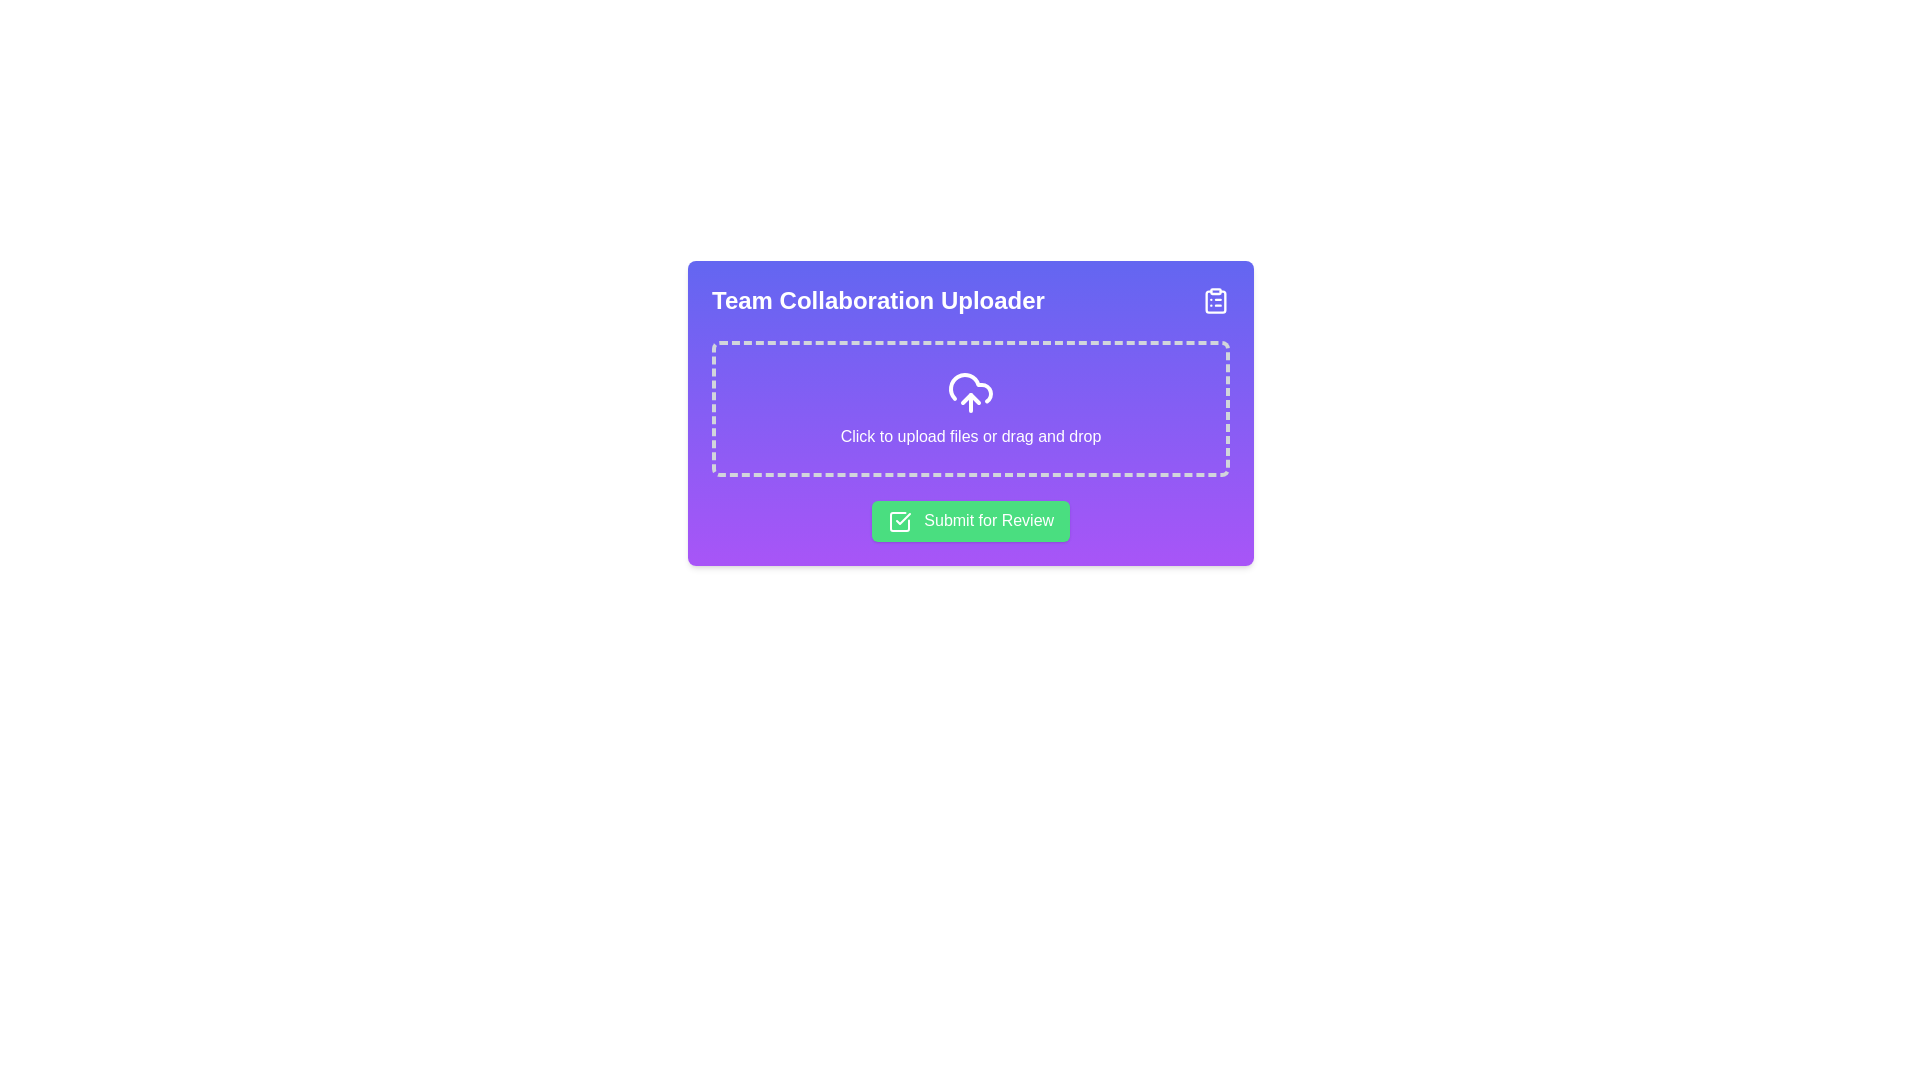 The image size is (1920, 1080). What do you see at coordinates (970, 482) in the screenshot?
I see `the submit button located within the file upload area` at bounding box center [970, 482].